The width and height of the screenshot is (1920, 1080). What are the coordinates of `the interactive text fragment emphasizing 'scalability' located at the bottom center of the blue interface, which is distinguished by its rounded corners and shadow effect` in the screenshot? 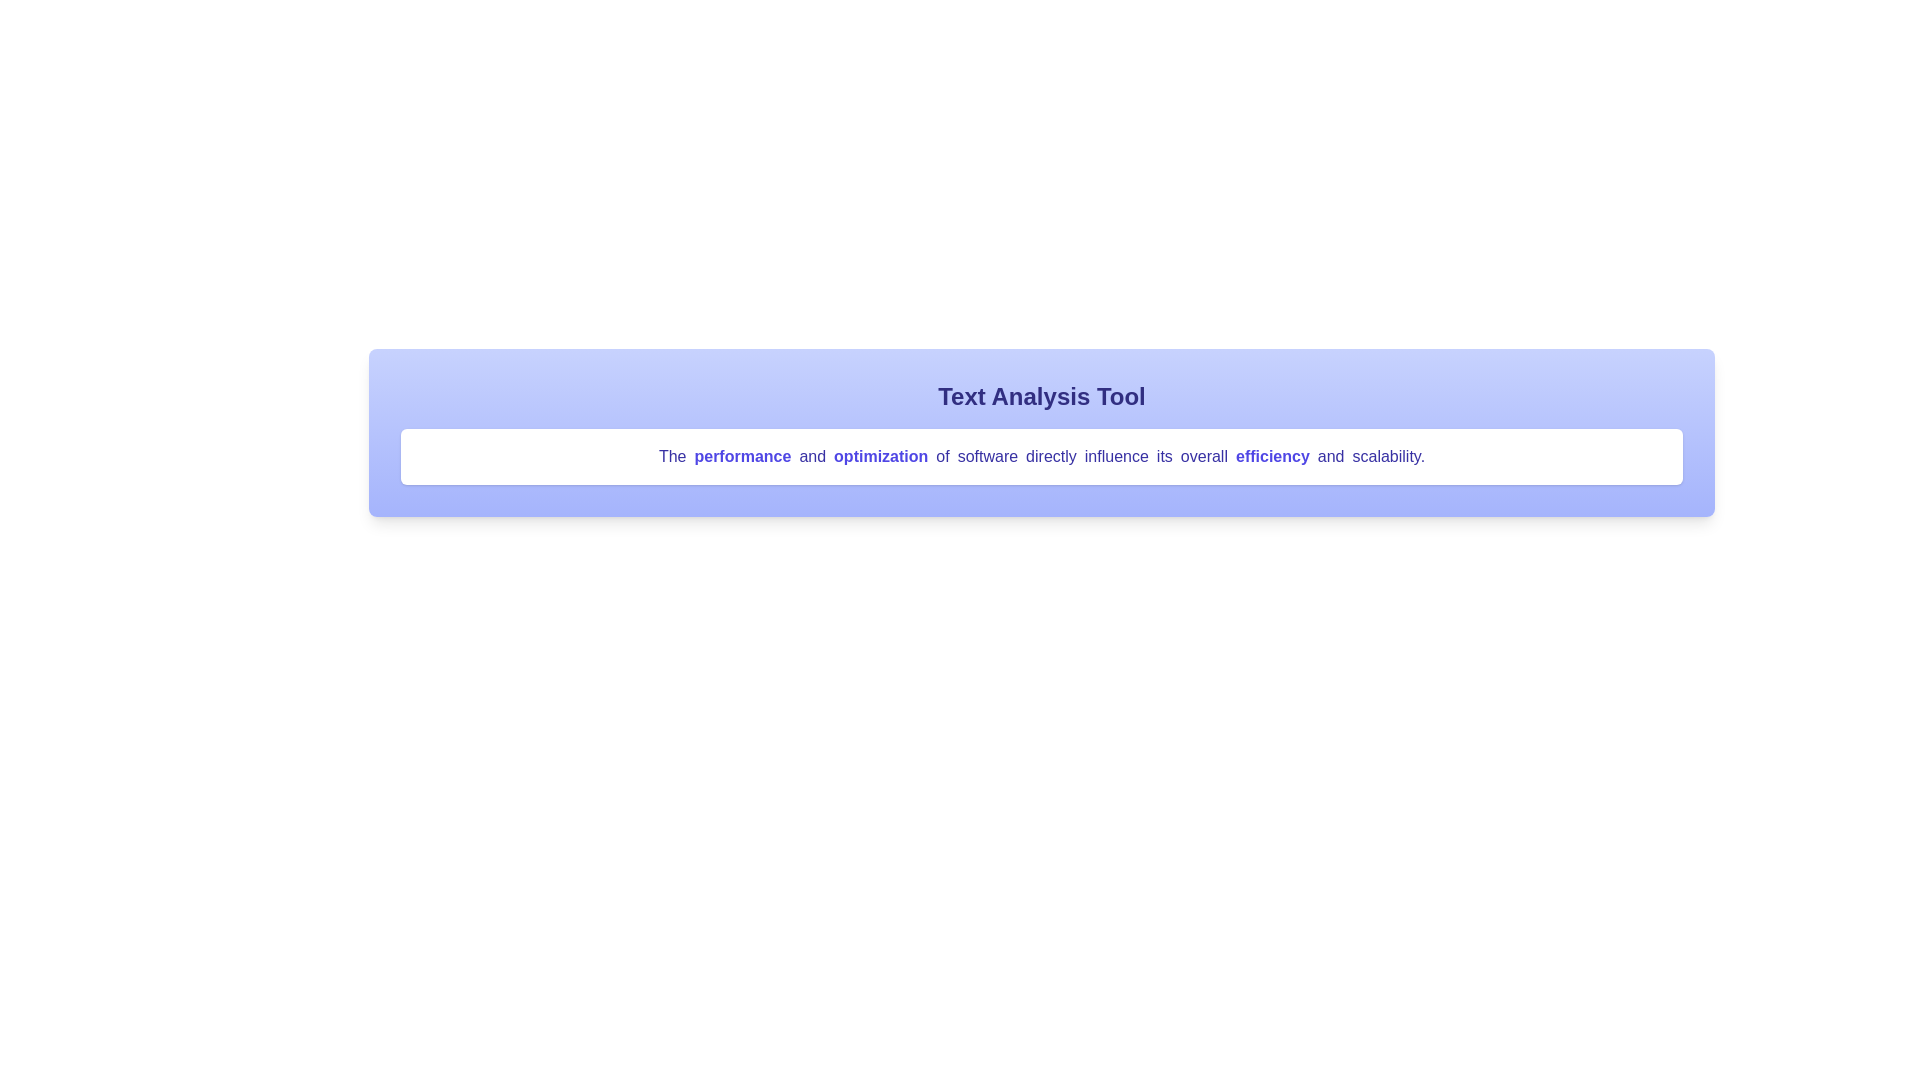 It's located at (1387, 456).